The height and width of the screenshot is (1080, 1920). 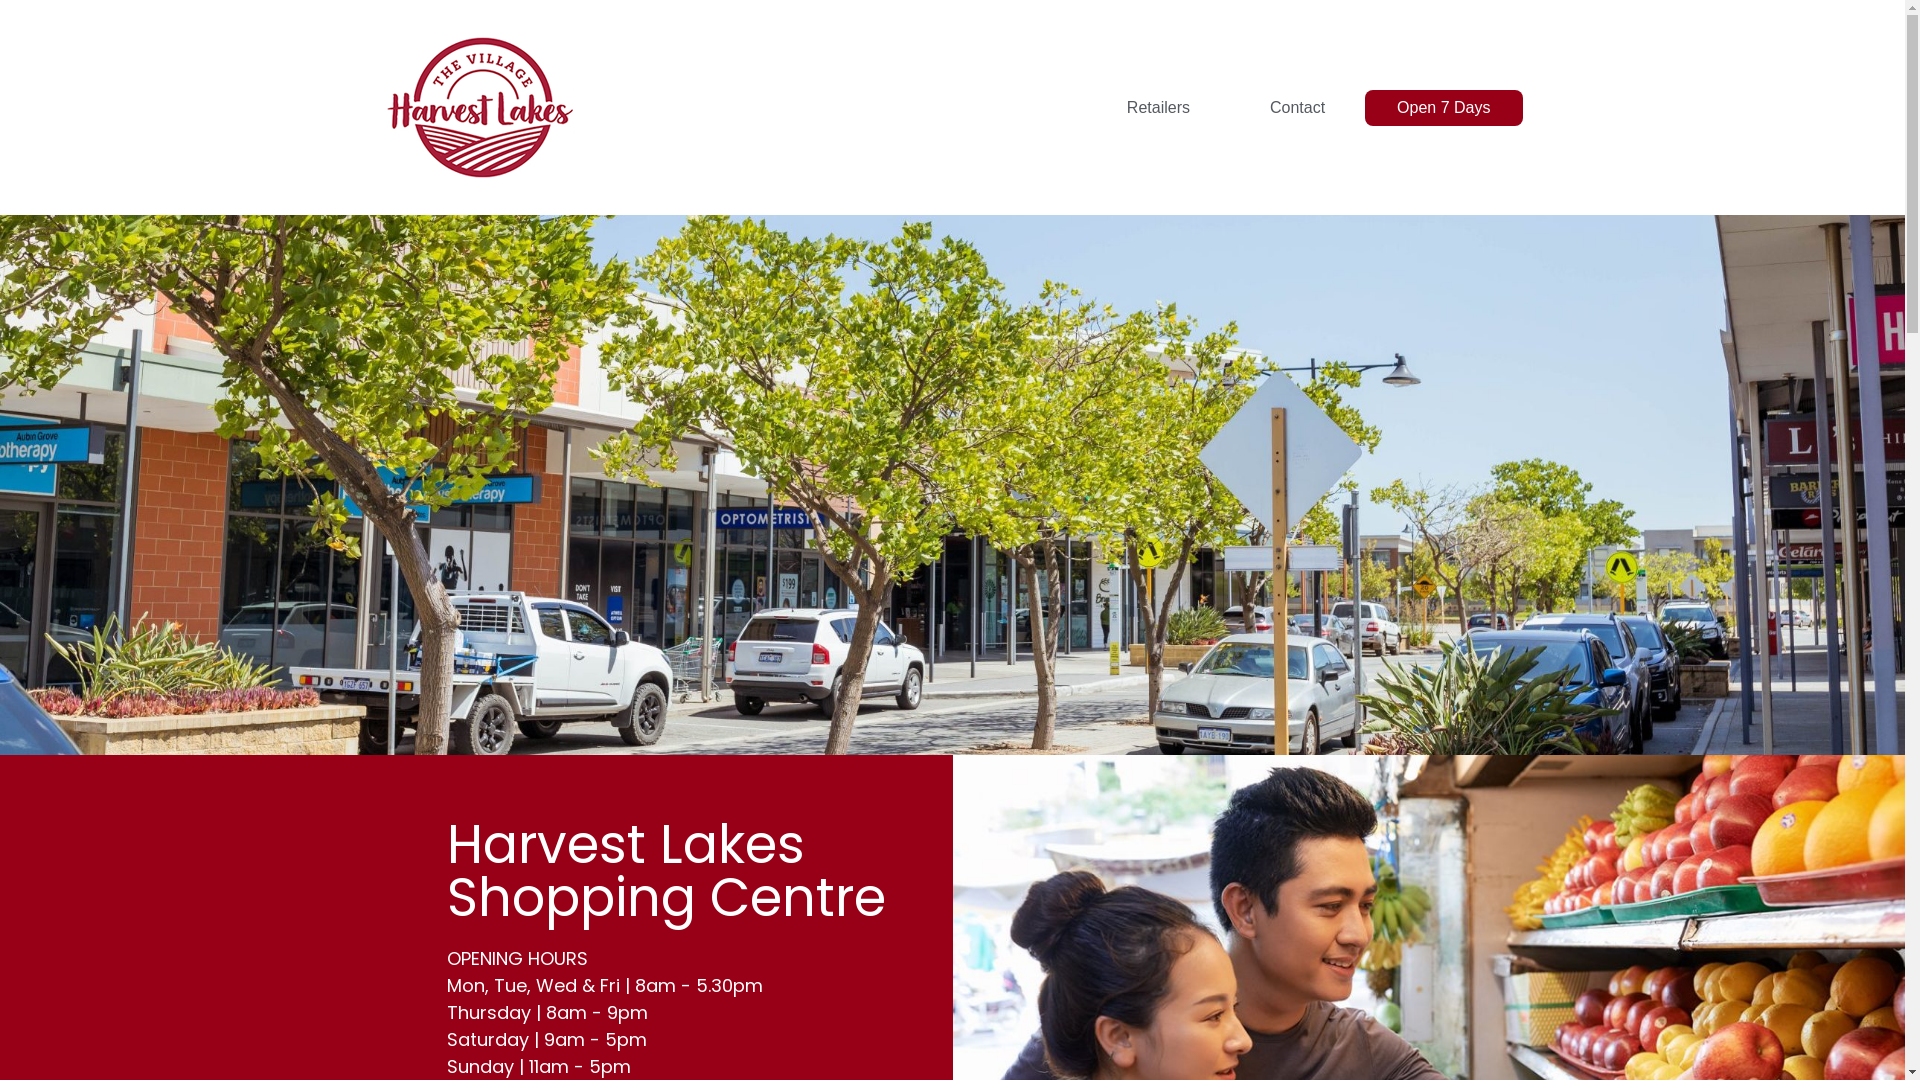 What do you see at coordinates (1363, 108) in the screenshot?
I see `'Open 7 Days'` at bounding box center [1363, 108].